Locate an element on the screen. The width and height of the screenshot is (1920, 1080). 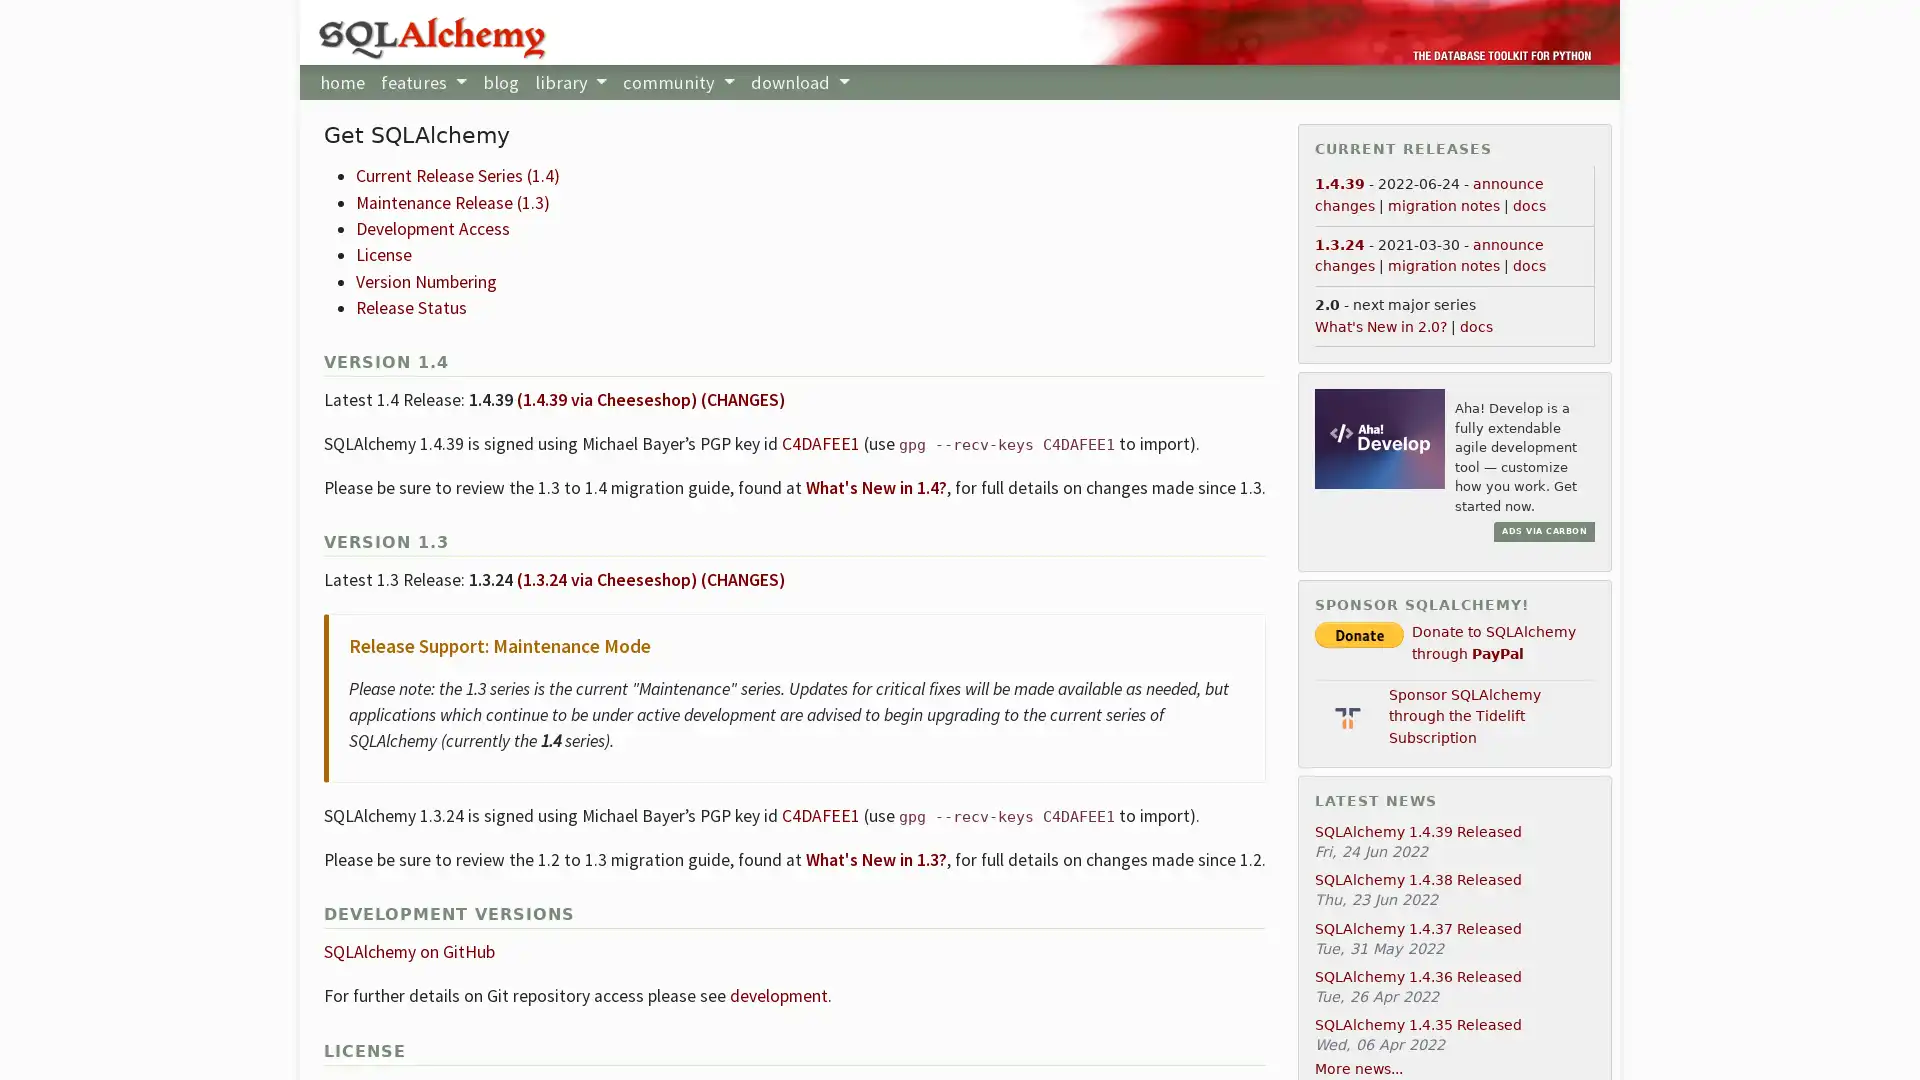
PayPal - The safer, easier way to pay online! is located at coordinates (1359, 634).